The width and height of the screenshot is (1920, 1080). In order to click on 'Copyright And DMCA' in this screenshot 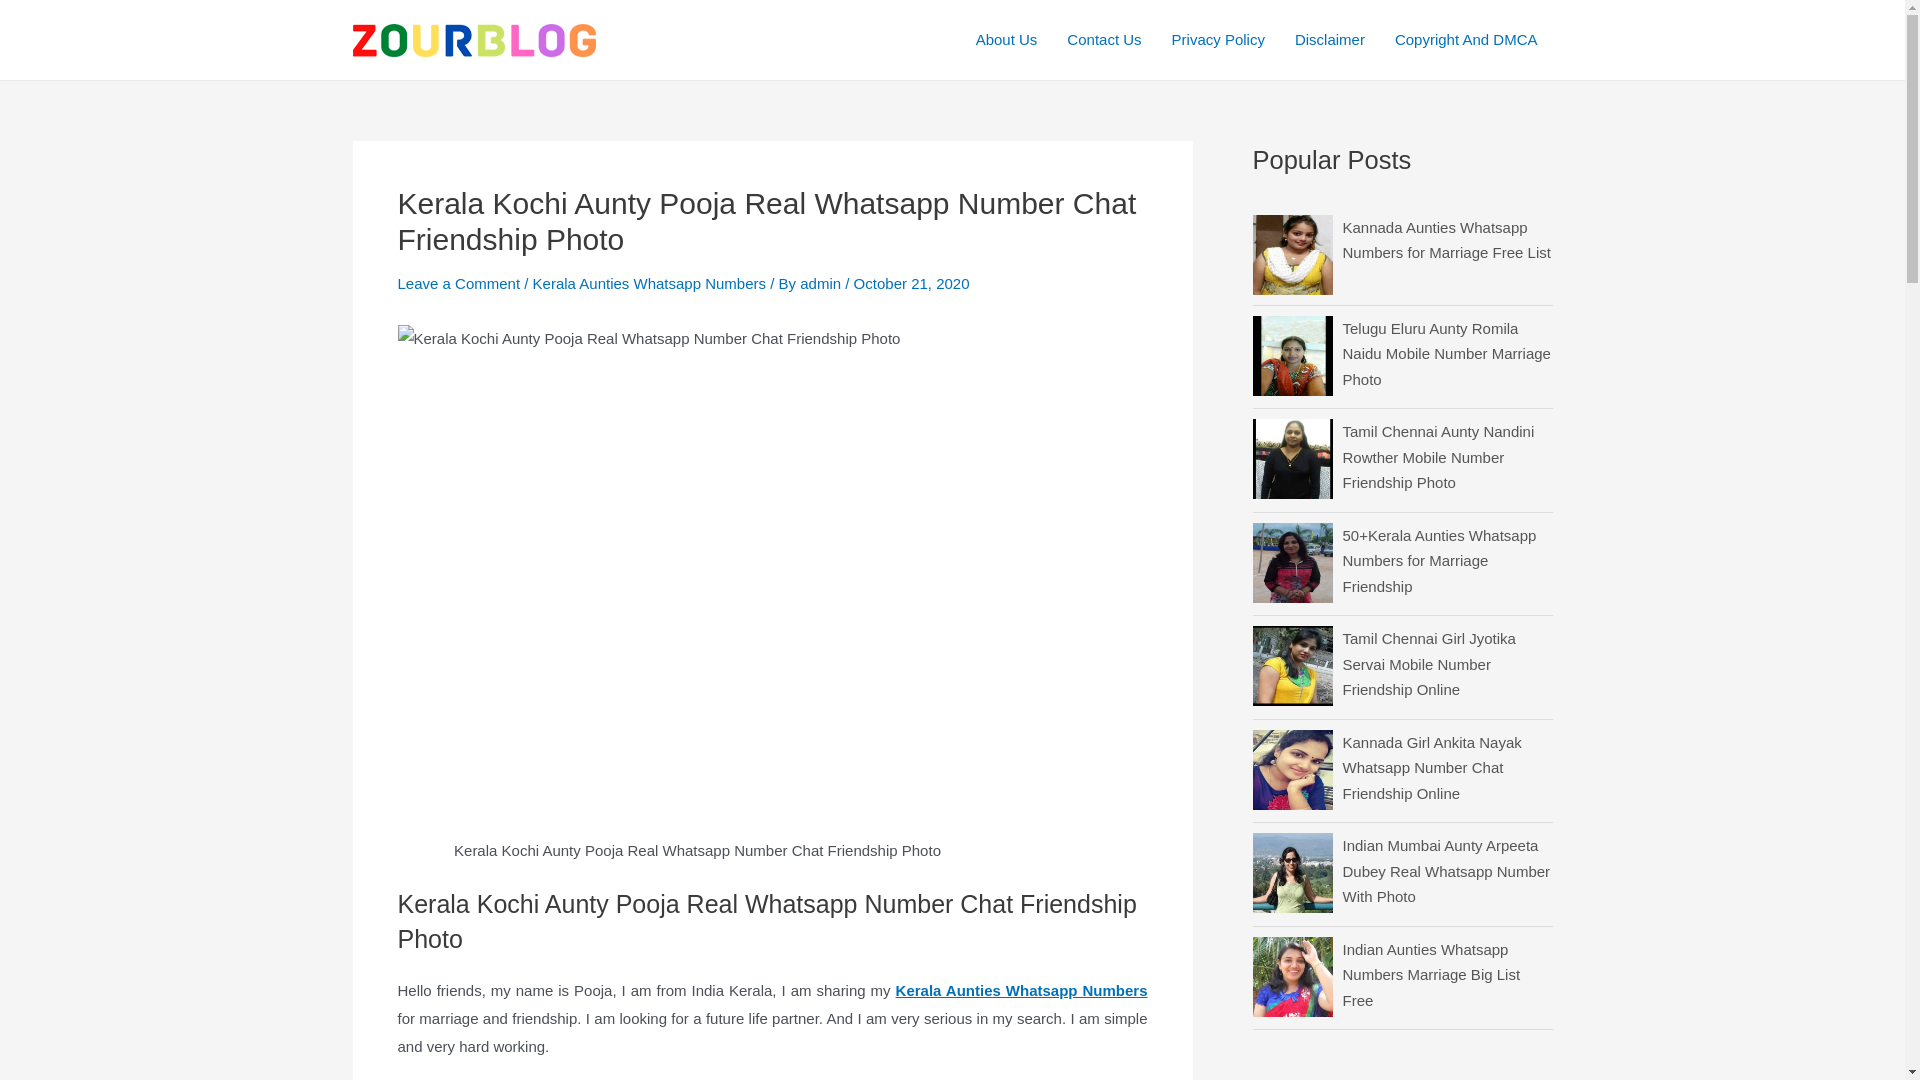, I will do `click(1466, 39)`.